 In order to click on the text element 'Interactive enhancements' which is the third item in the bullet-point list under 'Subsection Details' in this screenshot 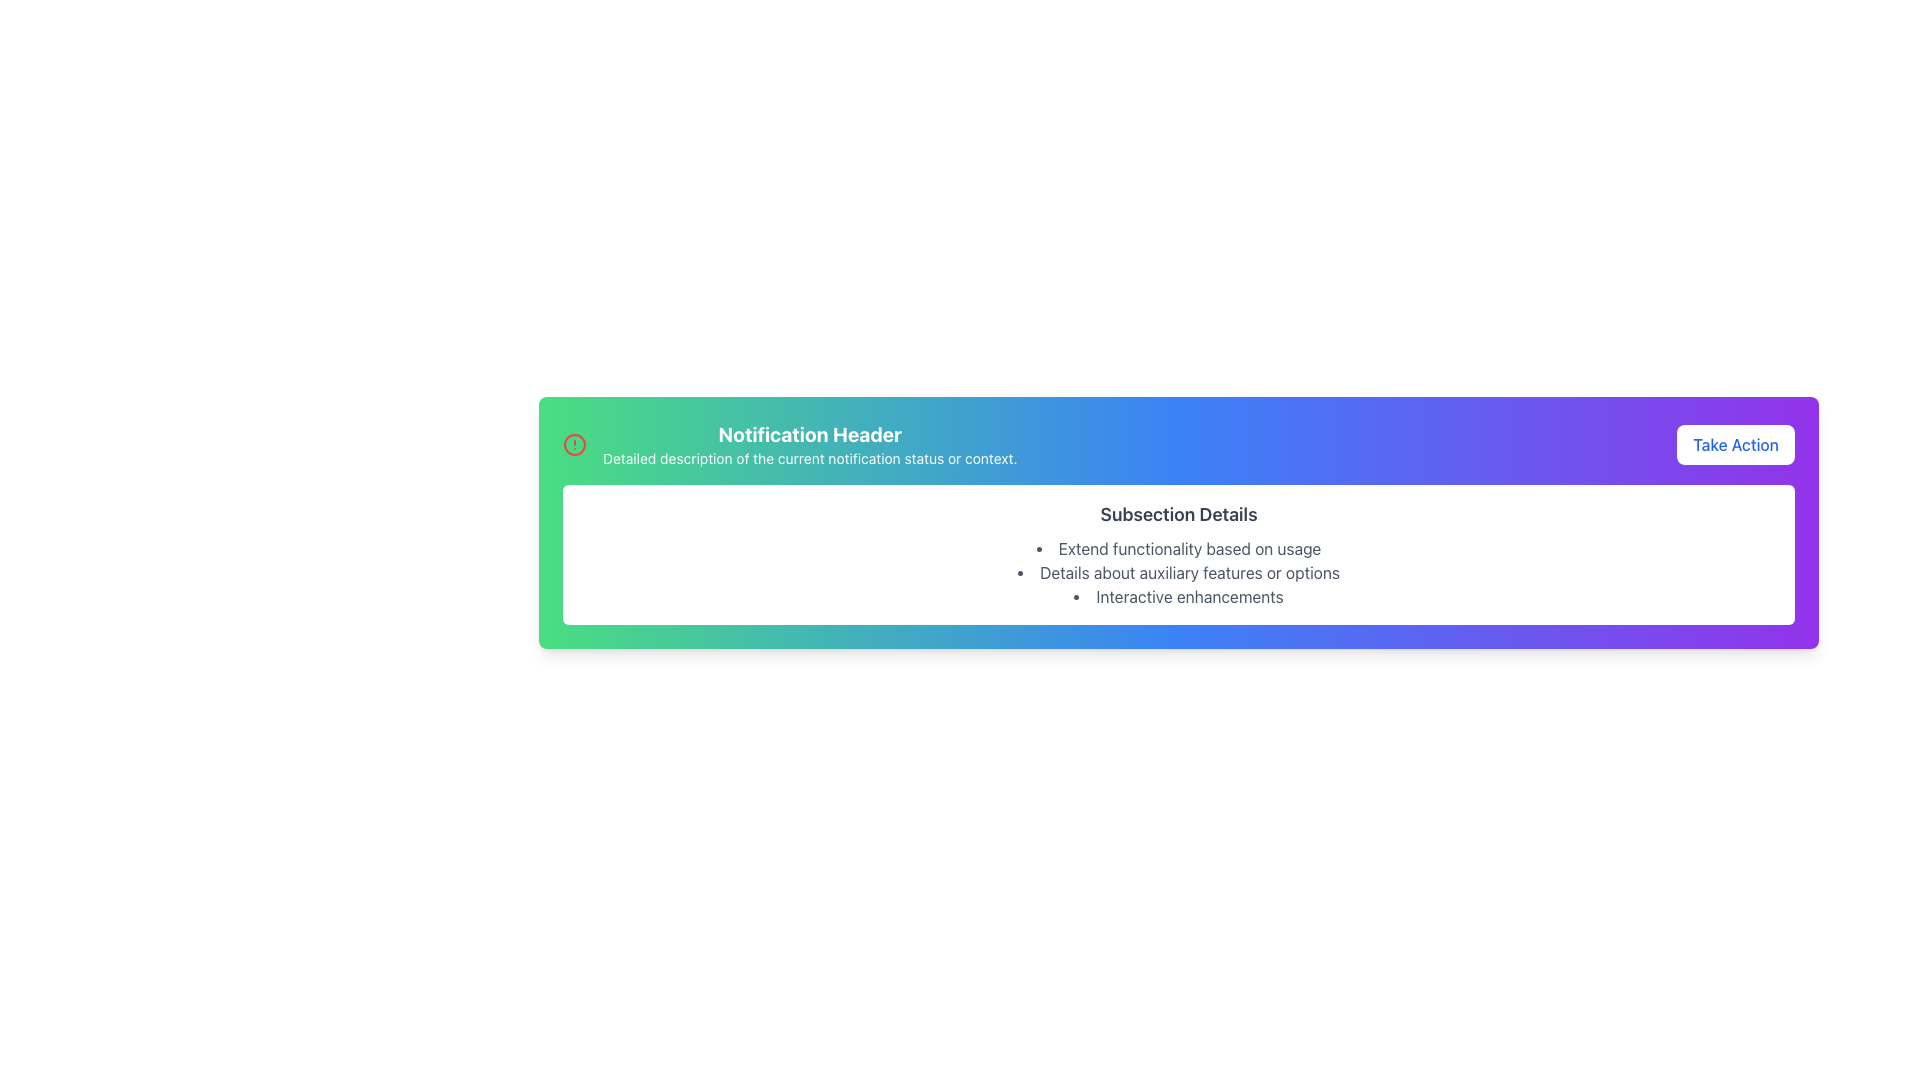, I will do `click(1179, 596)`.